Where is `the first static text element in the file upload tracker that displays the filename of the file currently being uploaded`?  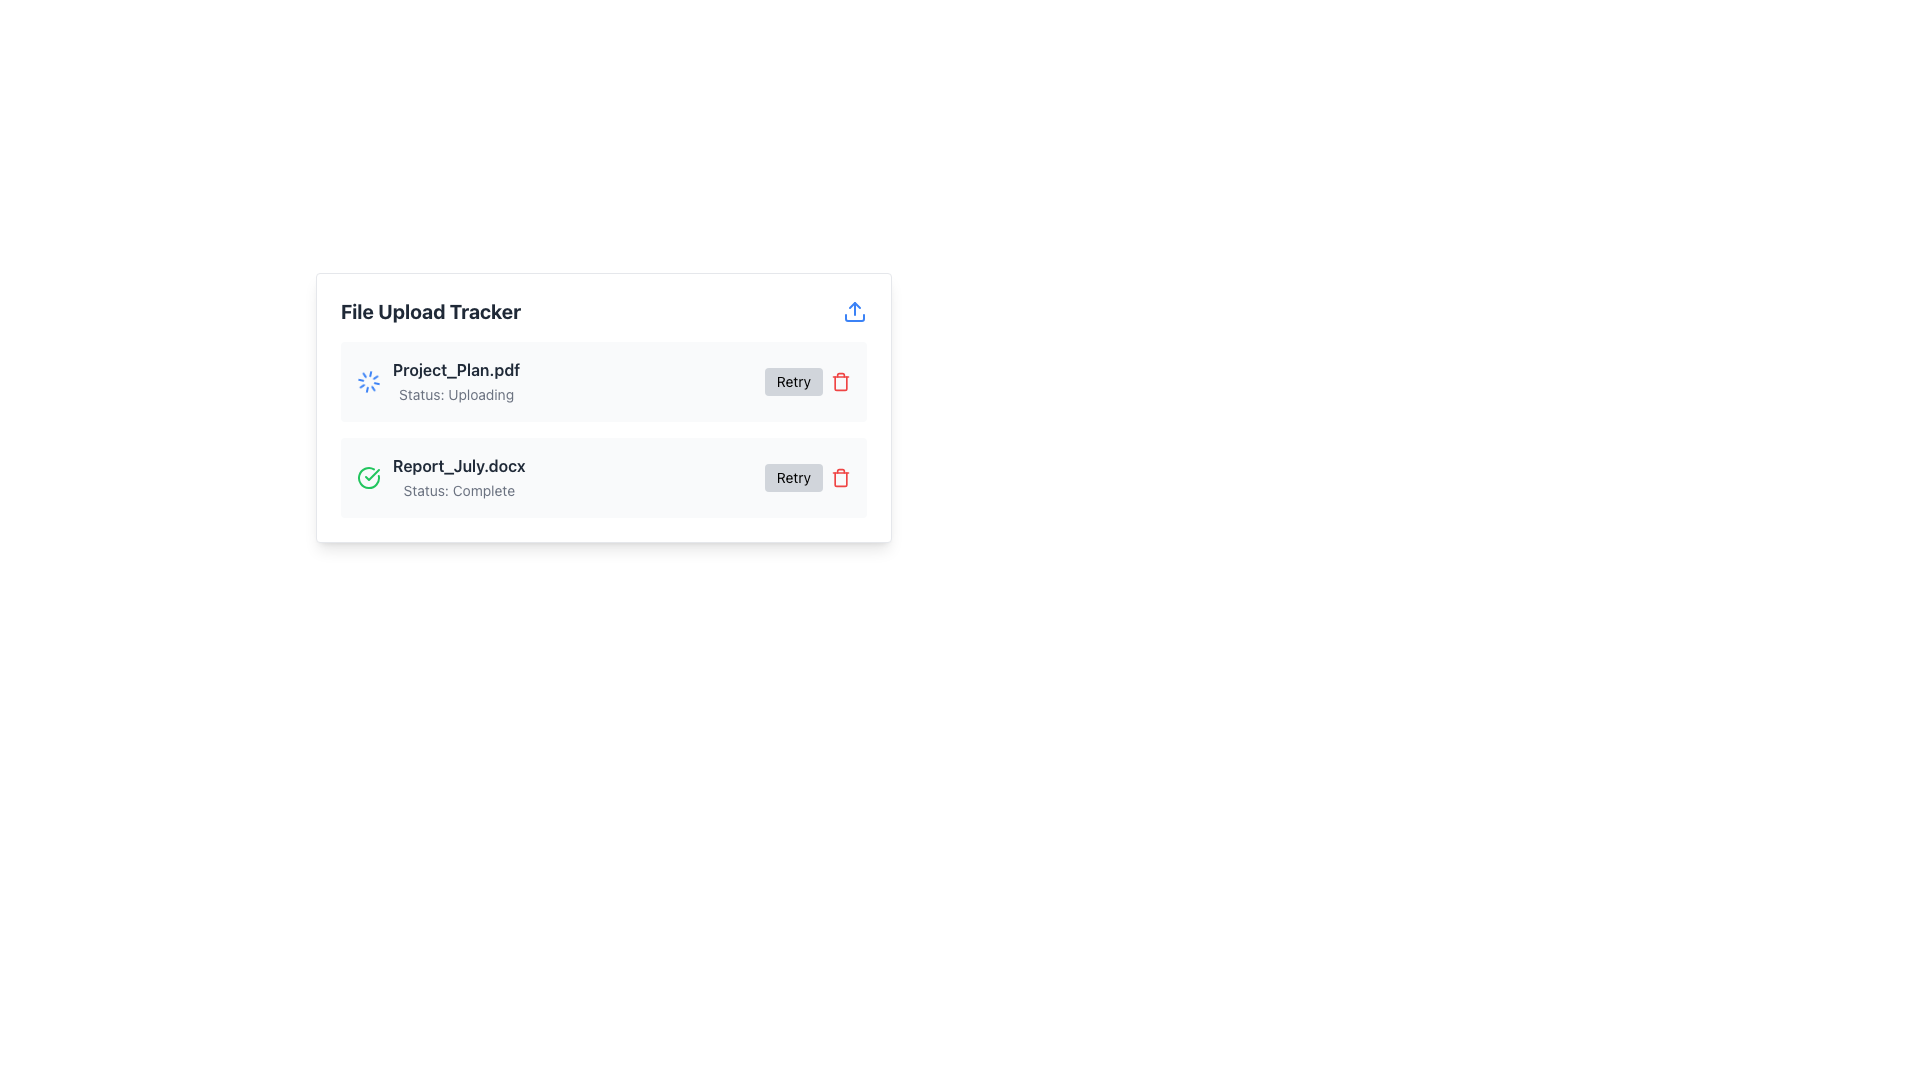
the first static text element in the file upload tracker that displays the filename of the file currently being uploaded is located at coordinates (455, 370).